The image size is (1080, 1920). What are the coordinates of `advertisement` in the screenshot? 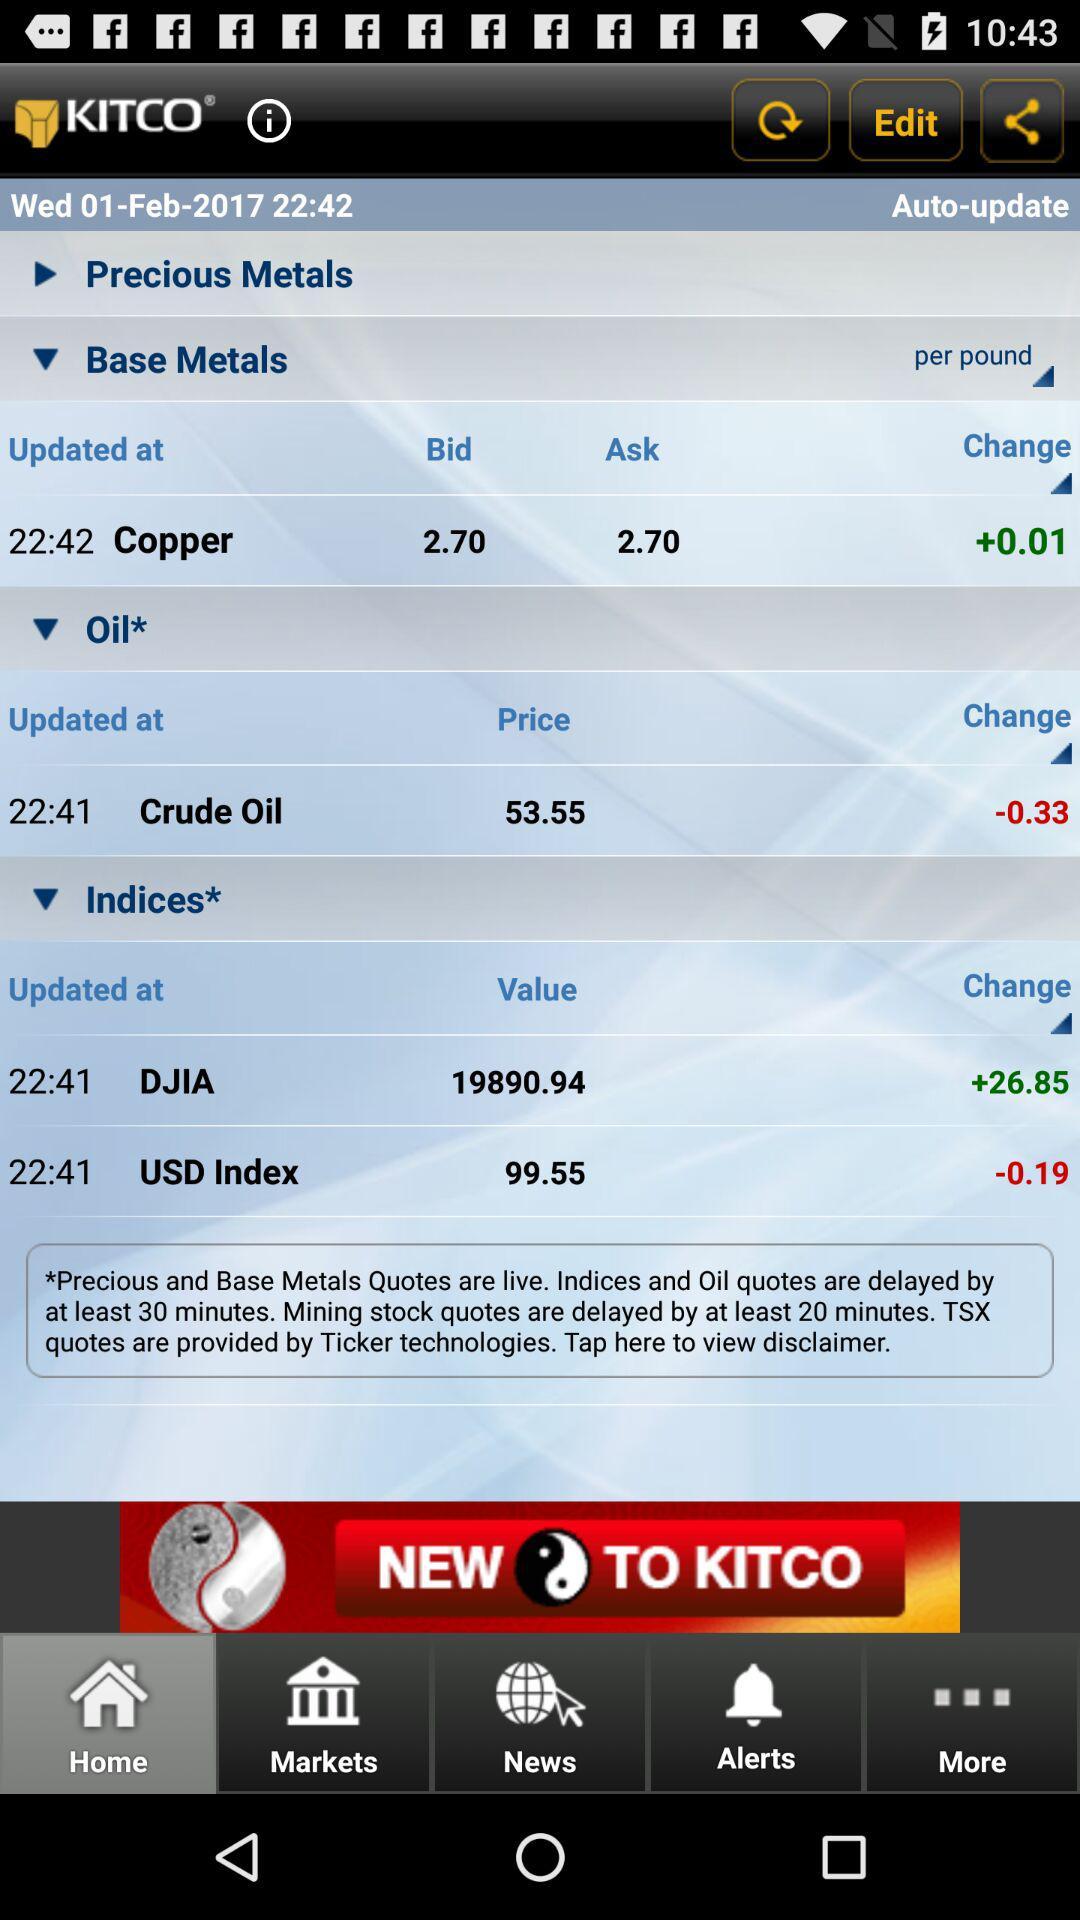 It's located at (540, 1566).